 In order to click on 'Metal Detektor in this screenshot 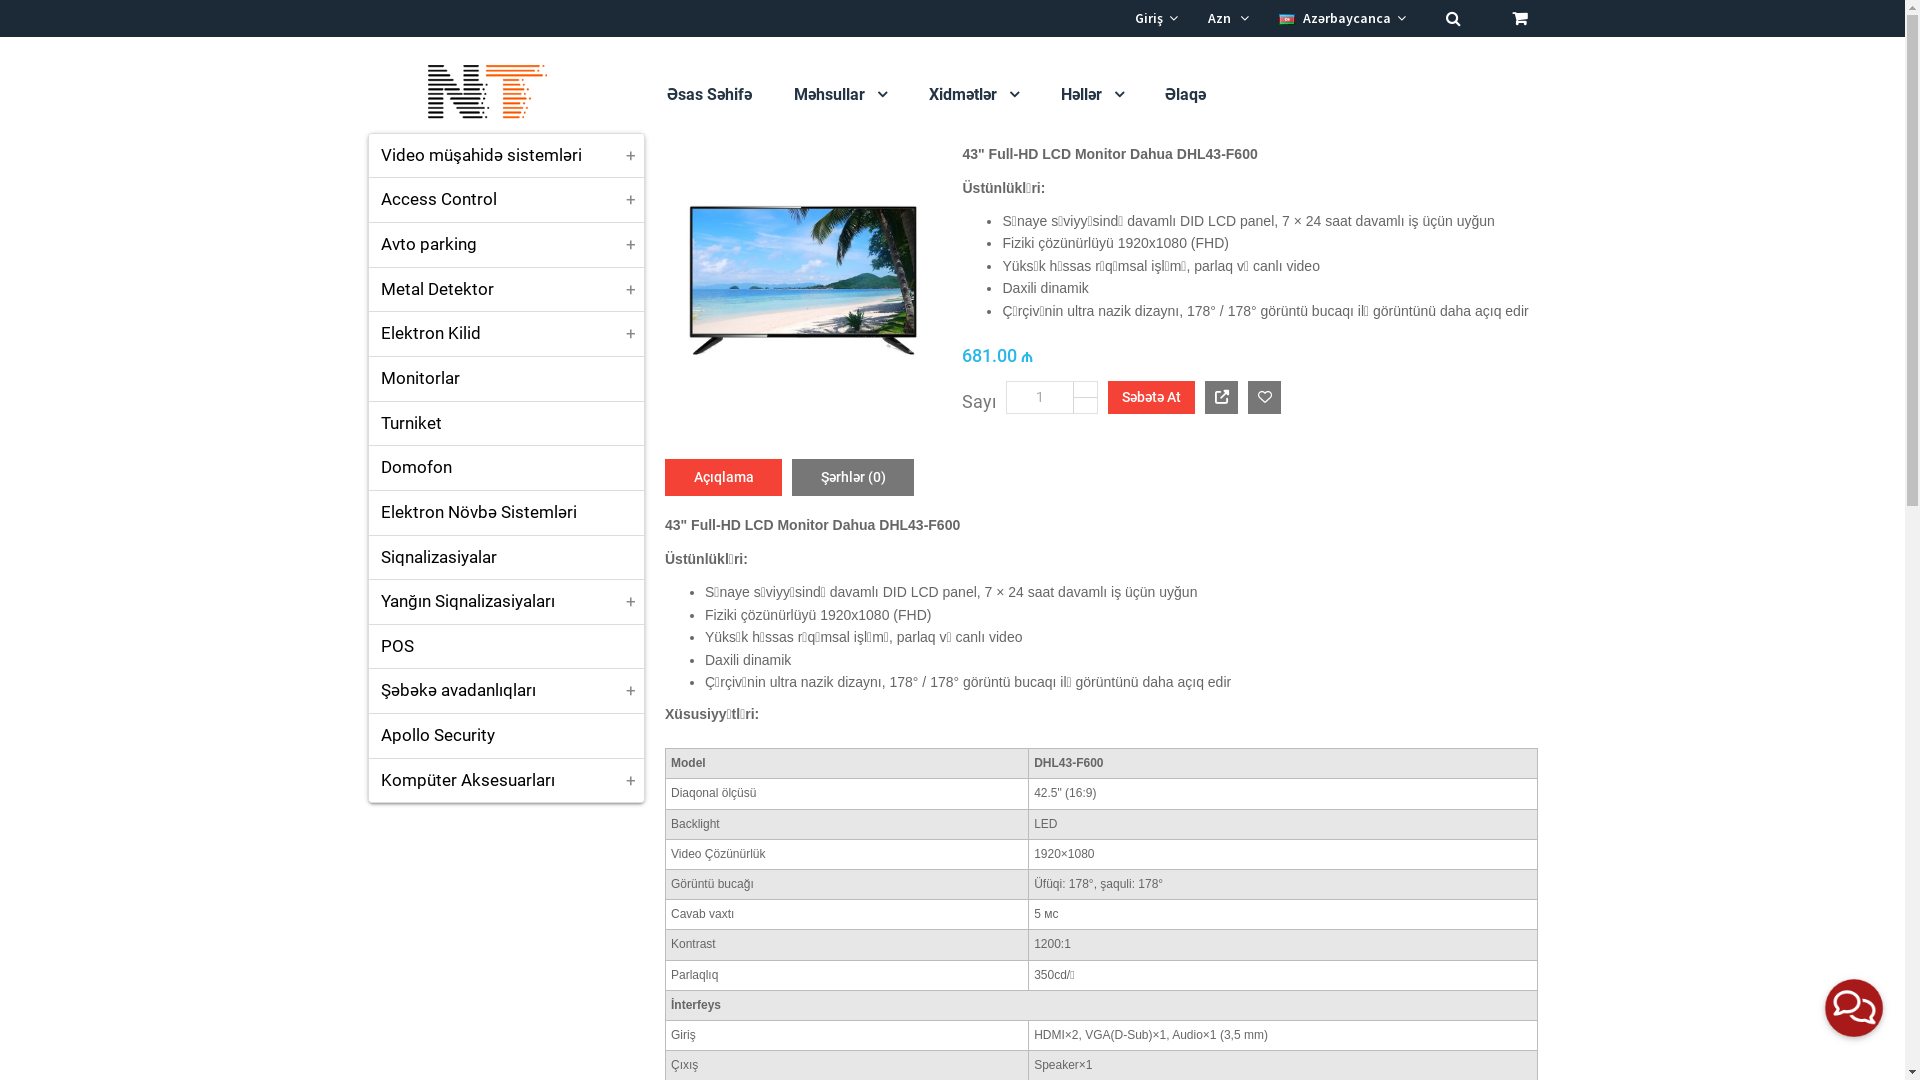, I will do `click(505, 289)`.